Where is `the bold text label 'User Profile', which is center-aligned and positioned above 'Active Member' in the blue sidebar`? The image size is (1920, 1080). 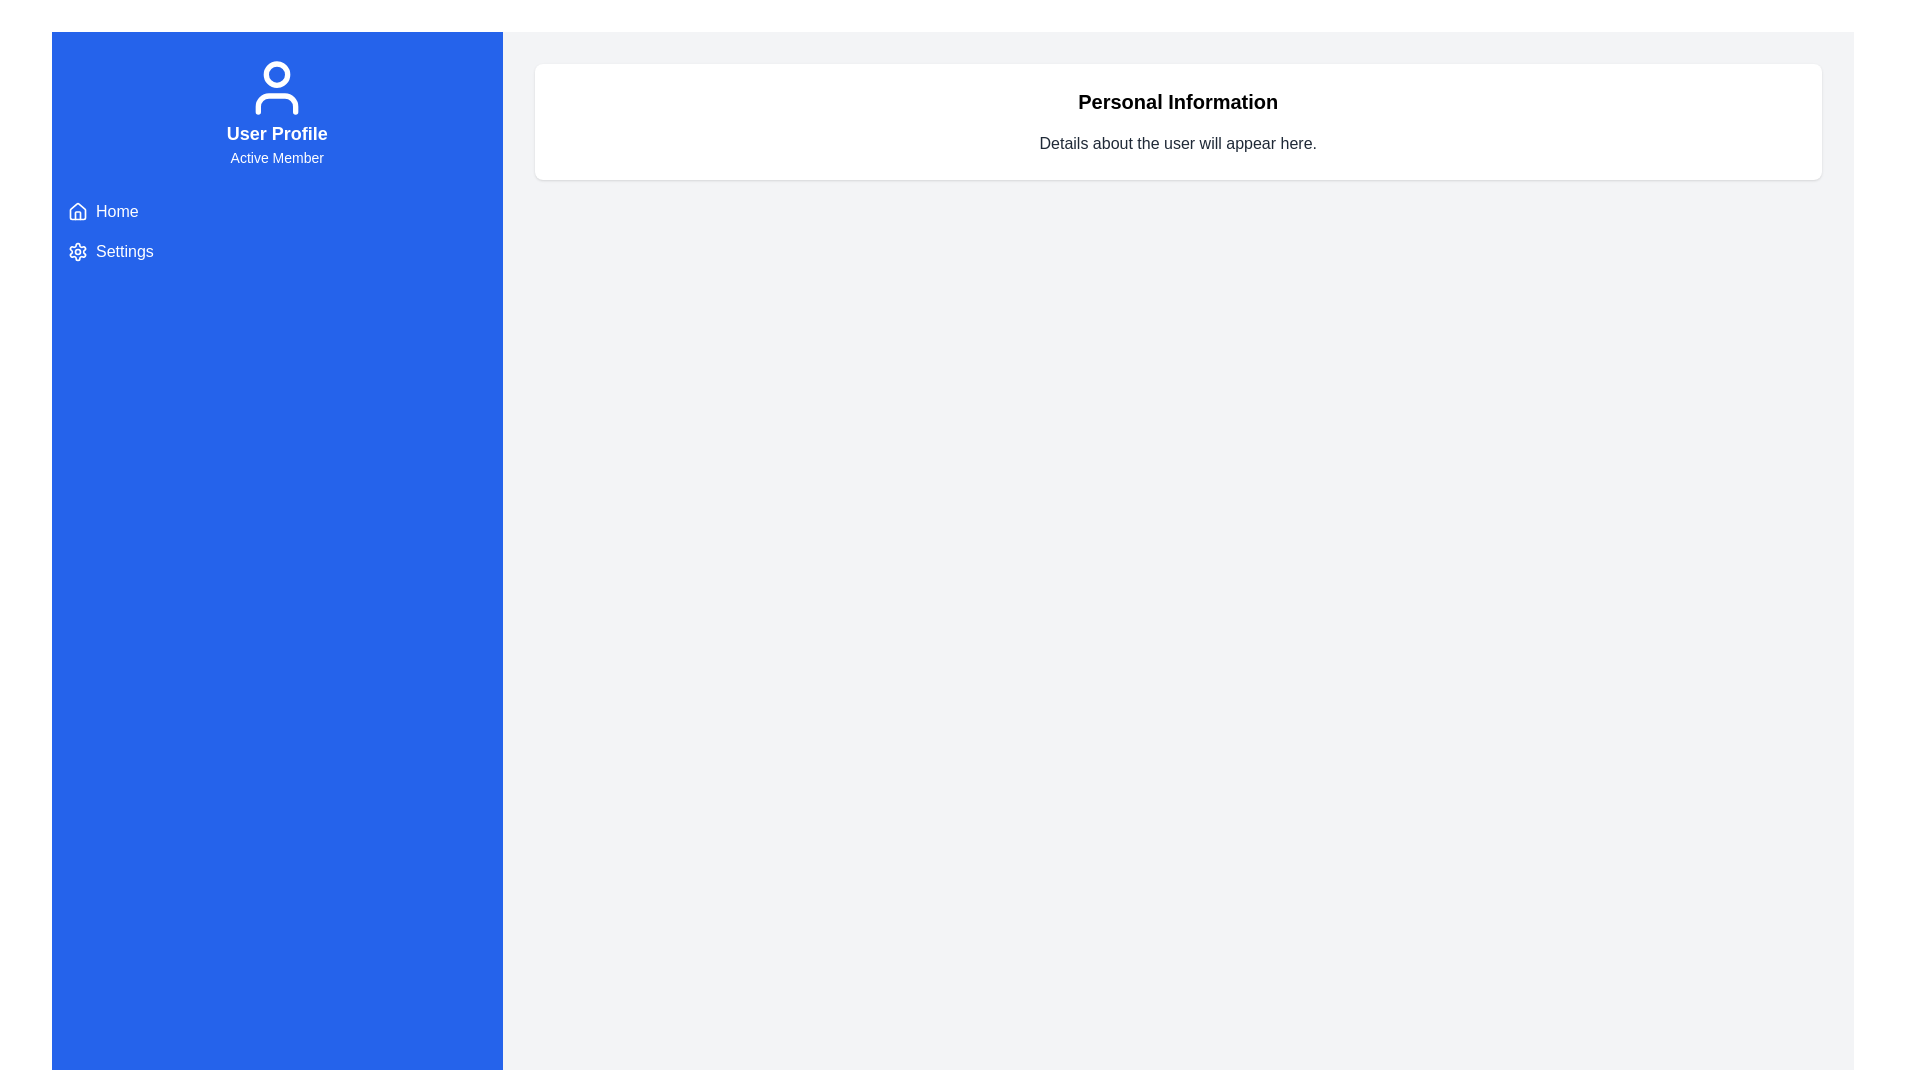
the bold text label 'User Profile', which is center-aligned and positioned above 'Active Member' in the blue sidebar is located at coordinates (276, 134).